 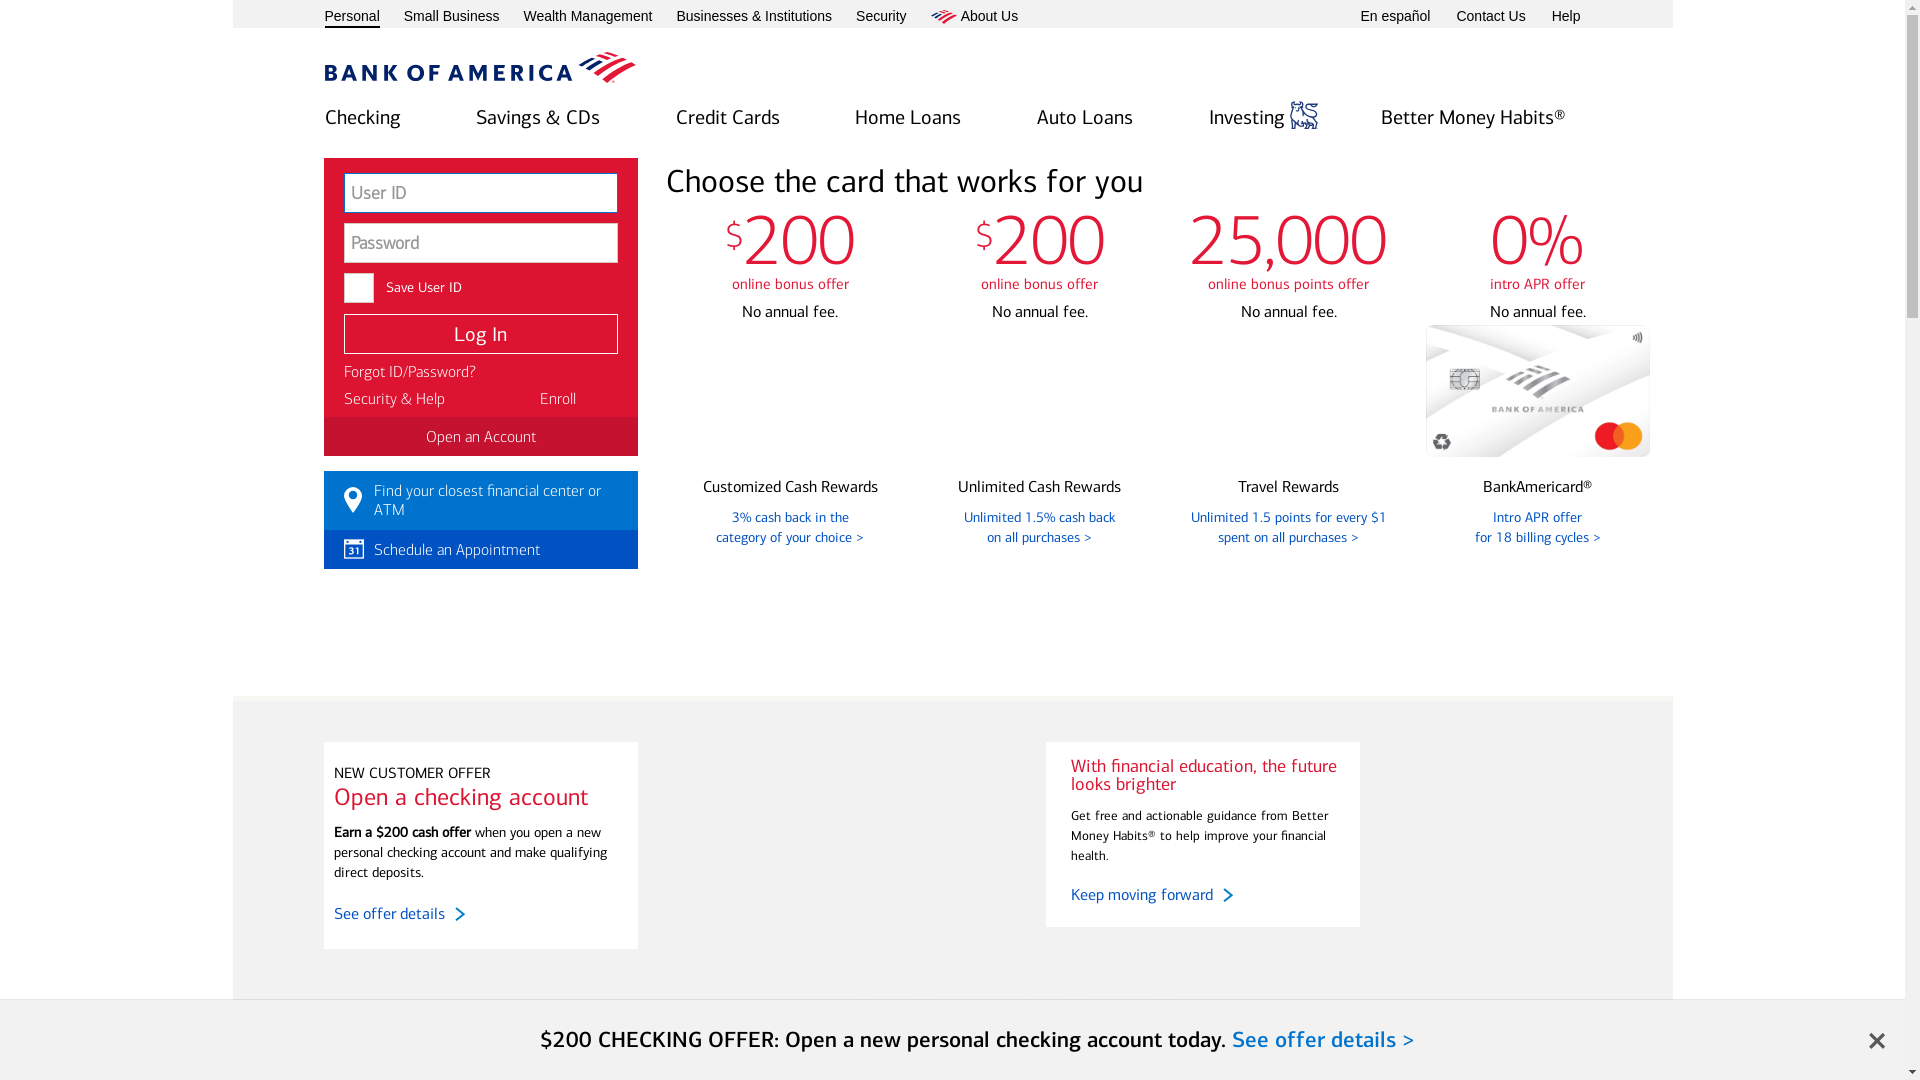 What do you see at coordinates (906, 119) in the screenshot?
I see `'Open` at bounding box center [906, 119].